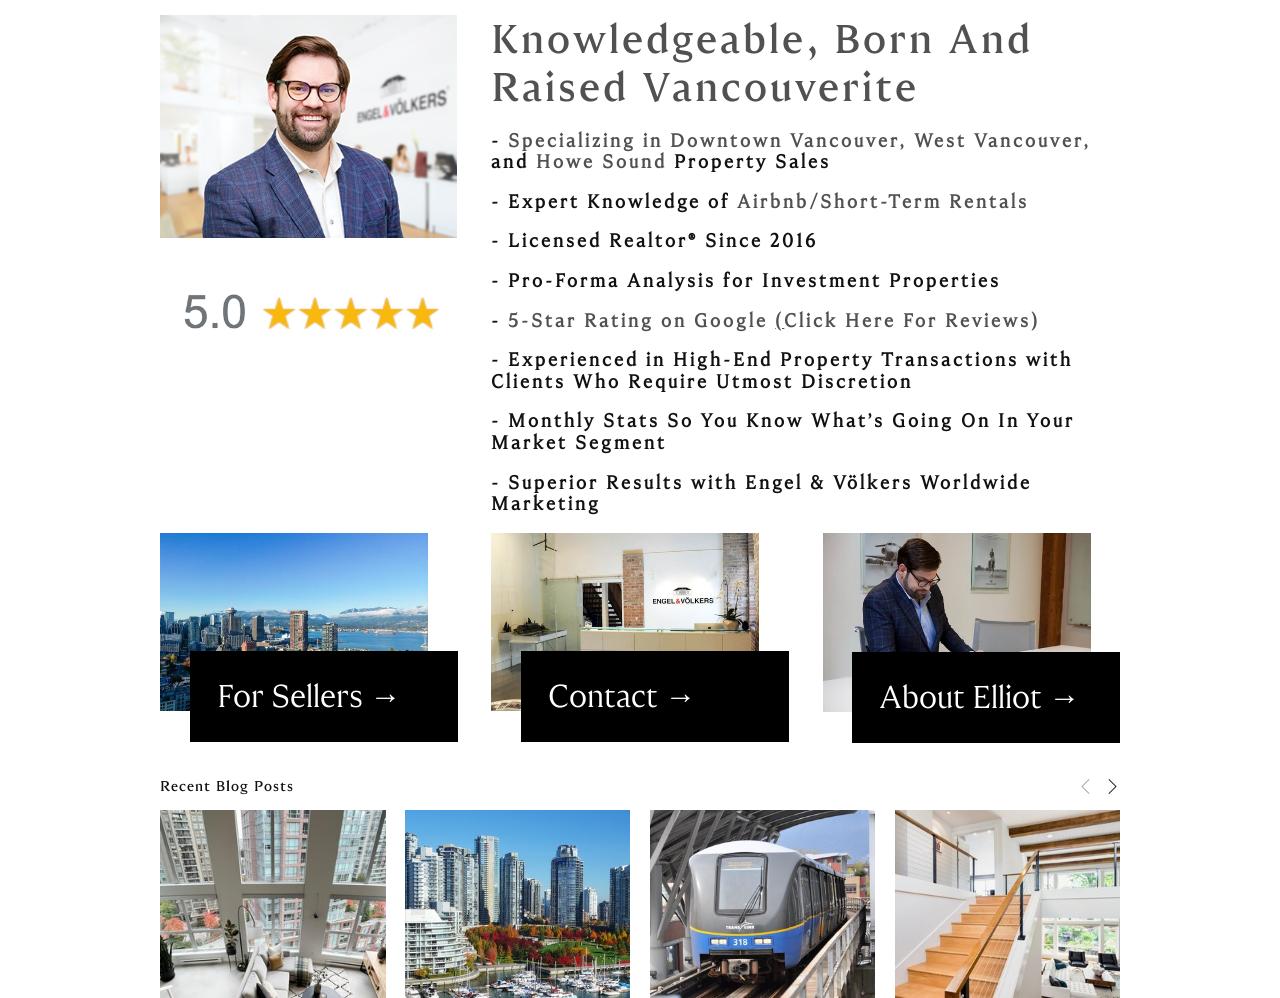 This screenshot has height=998, width=1280. What do you see at coordinates (654, 241) in the screenshot?
I see `'- Licensed Realtor® Since 2016'` at bounding box center [654, 241].